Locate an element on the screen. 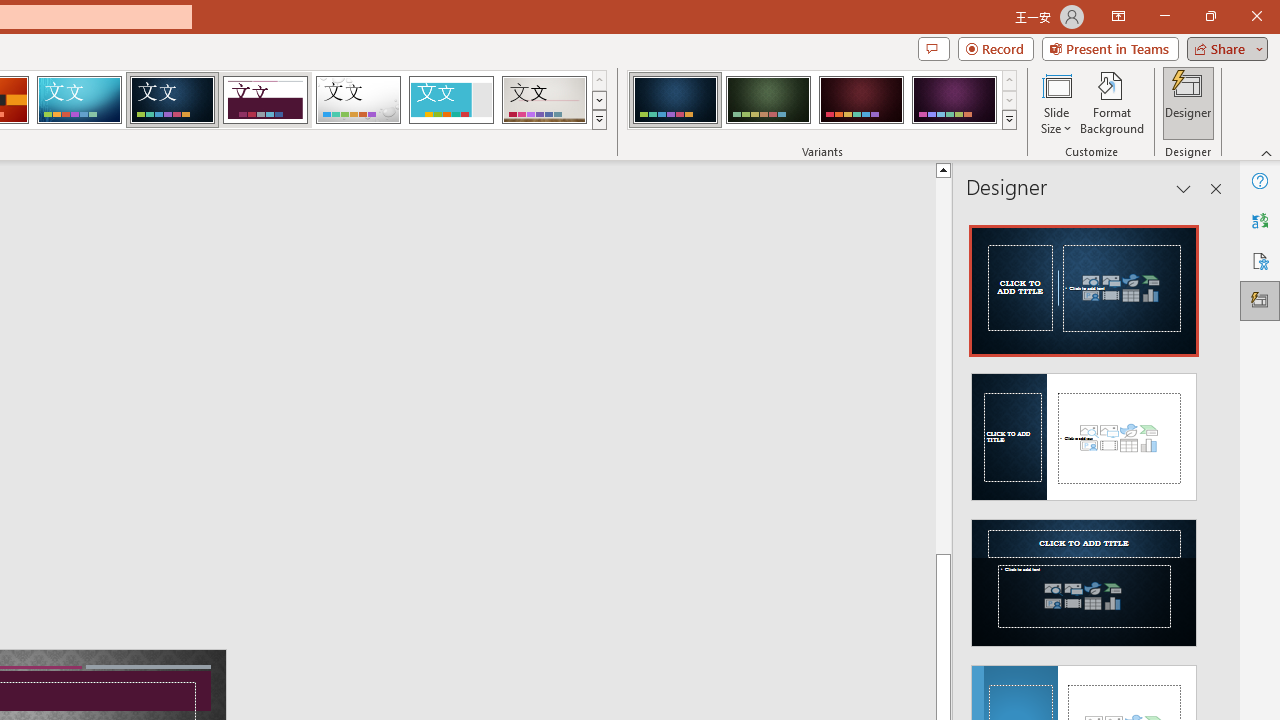 The image size is (1280, 720). 'Row Down' is located at coordinates (1009, 100).